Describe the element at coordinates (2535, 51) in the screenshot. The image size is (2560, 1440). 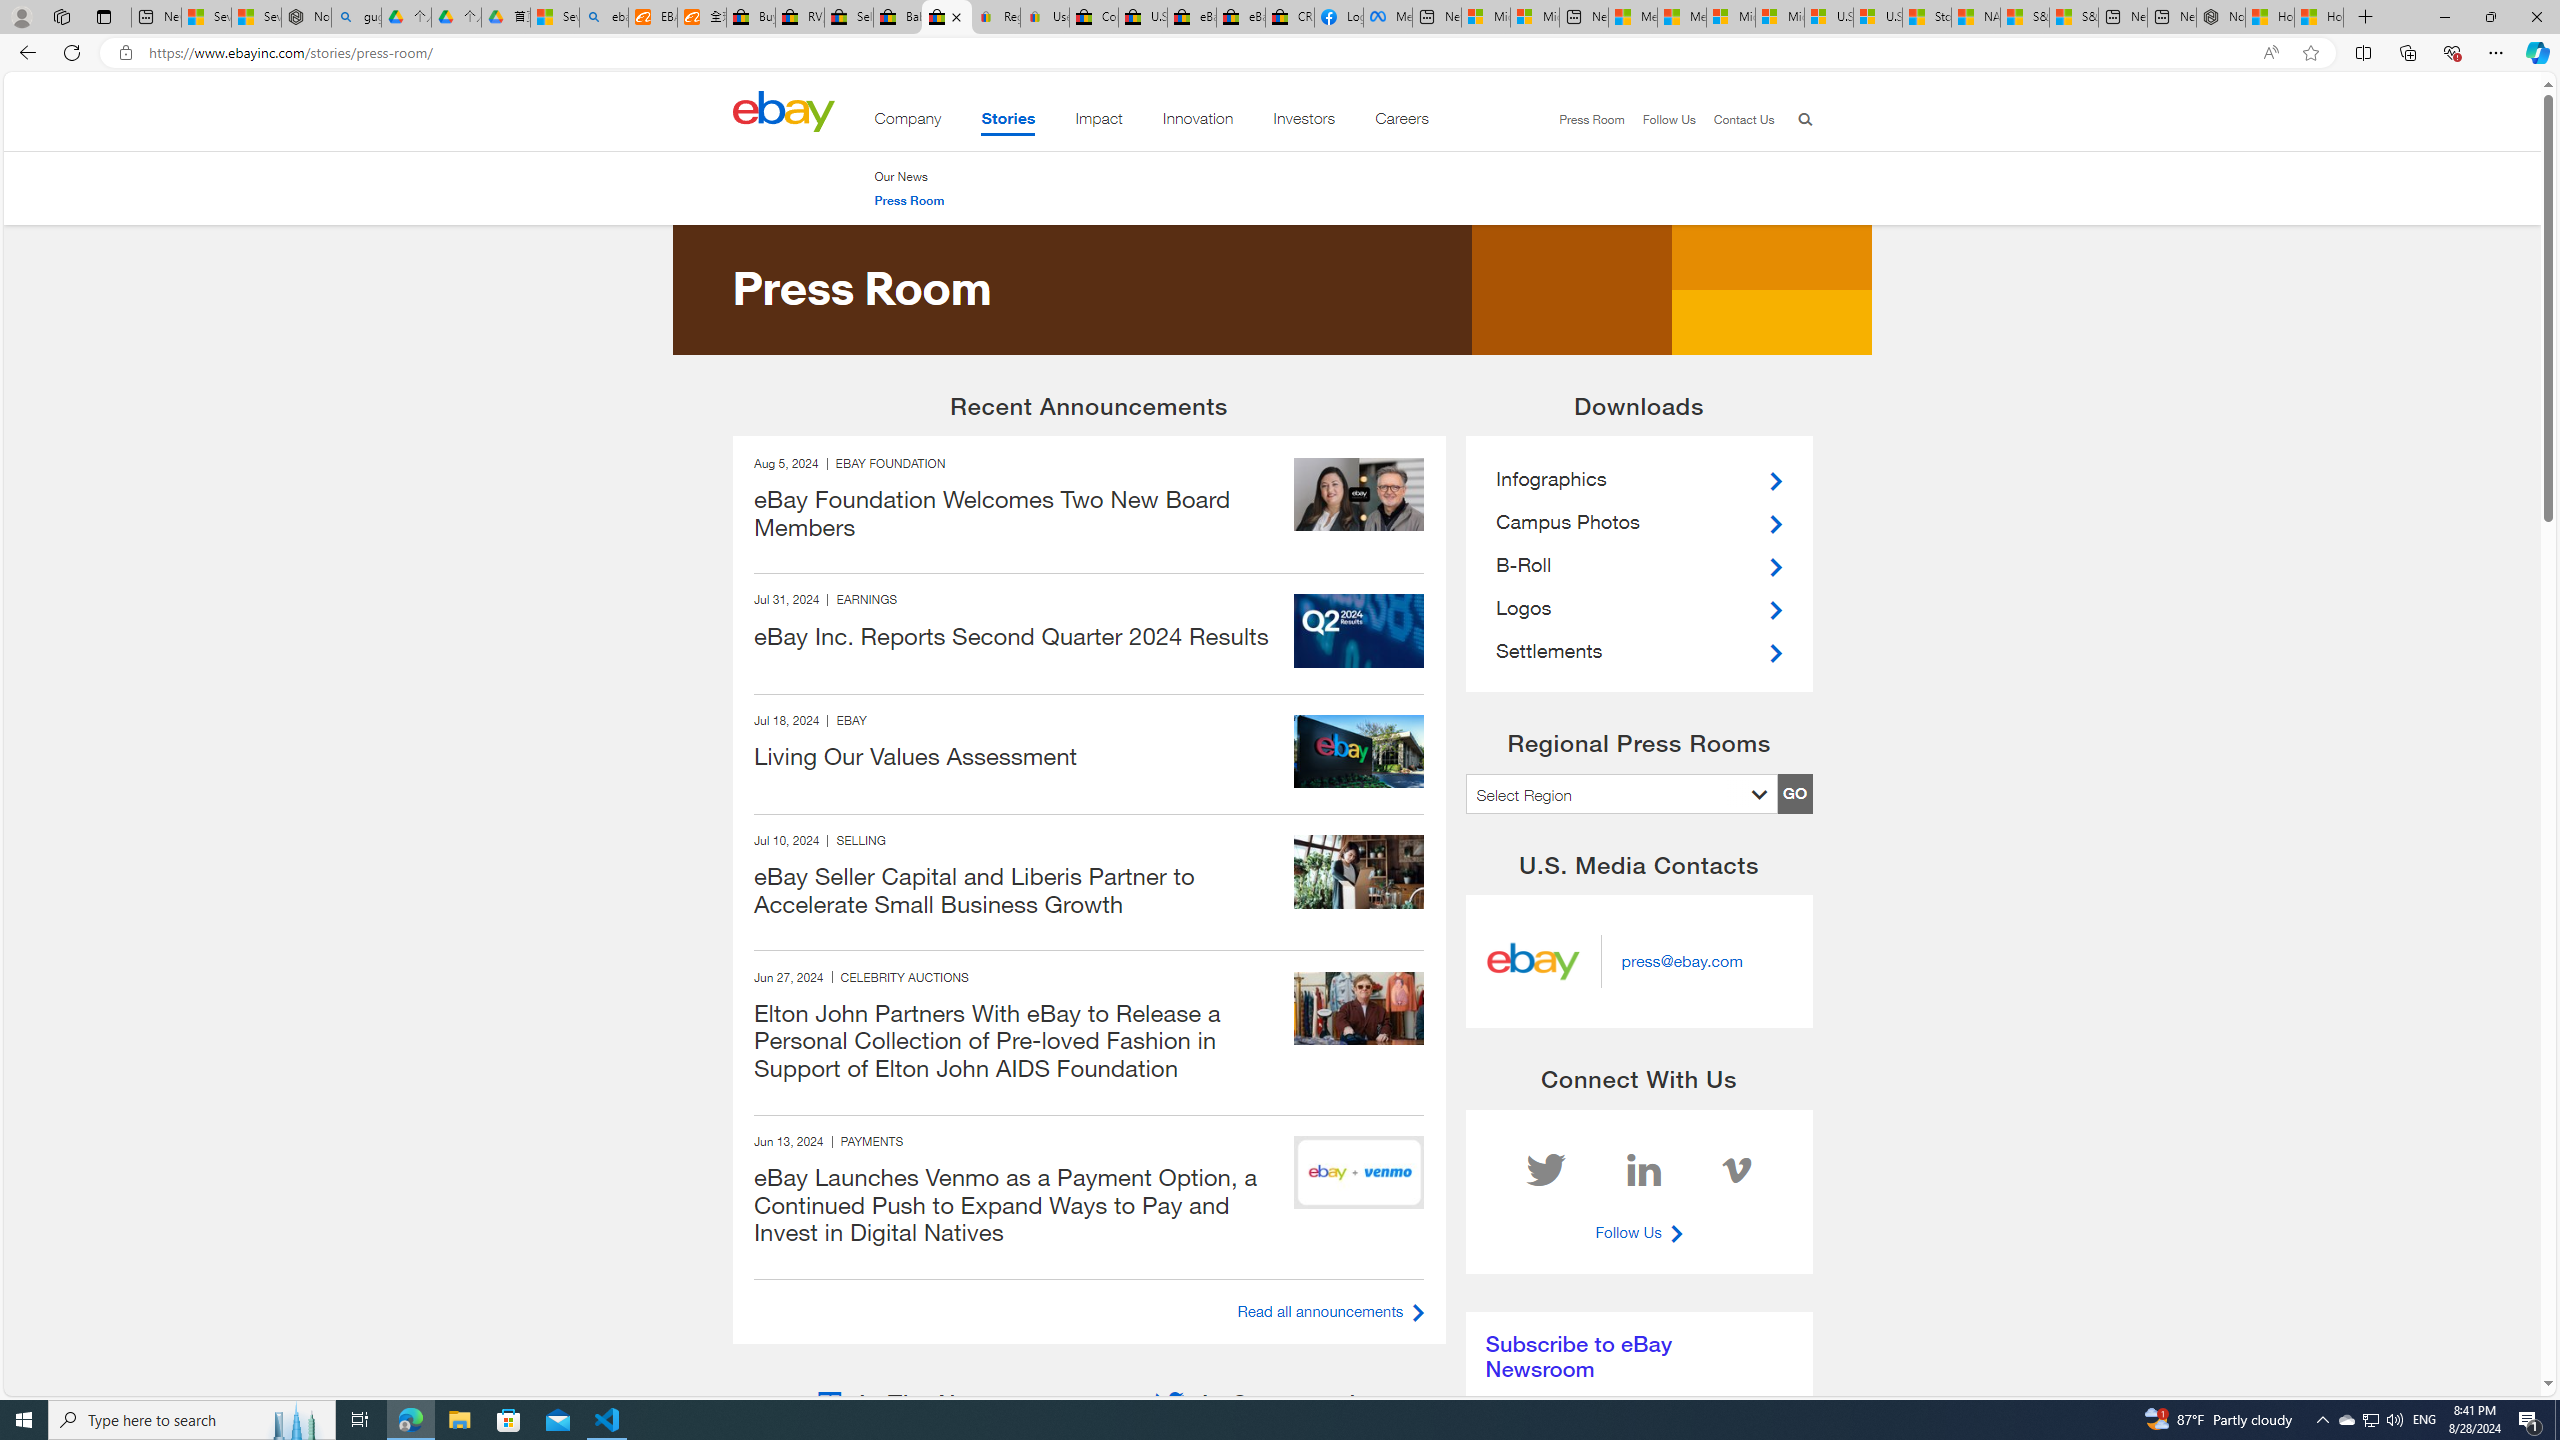
I see `'Copilot (Ctrl+Shift+.)'` at that location.